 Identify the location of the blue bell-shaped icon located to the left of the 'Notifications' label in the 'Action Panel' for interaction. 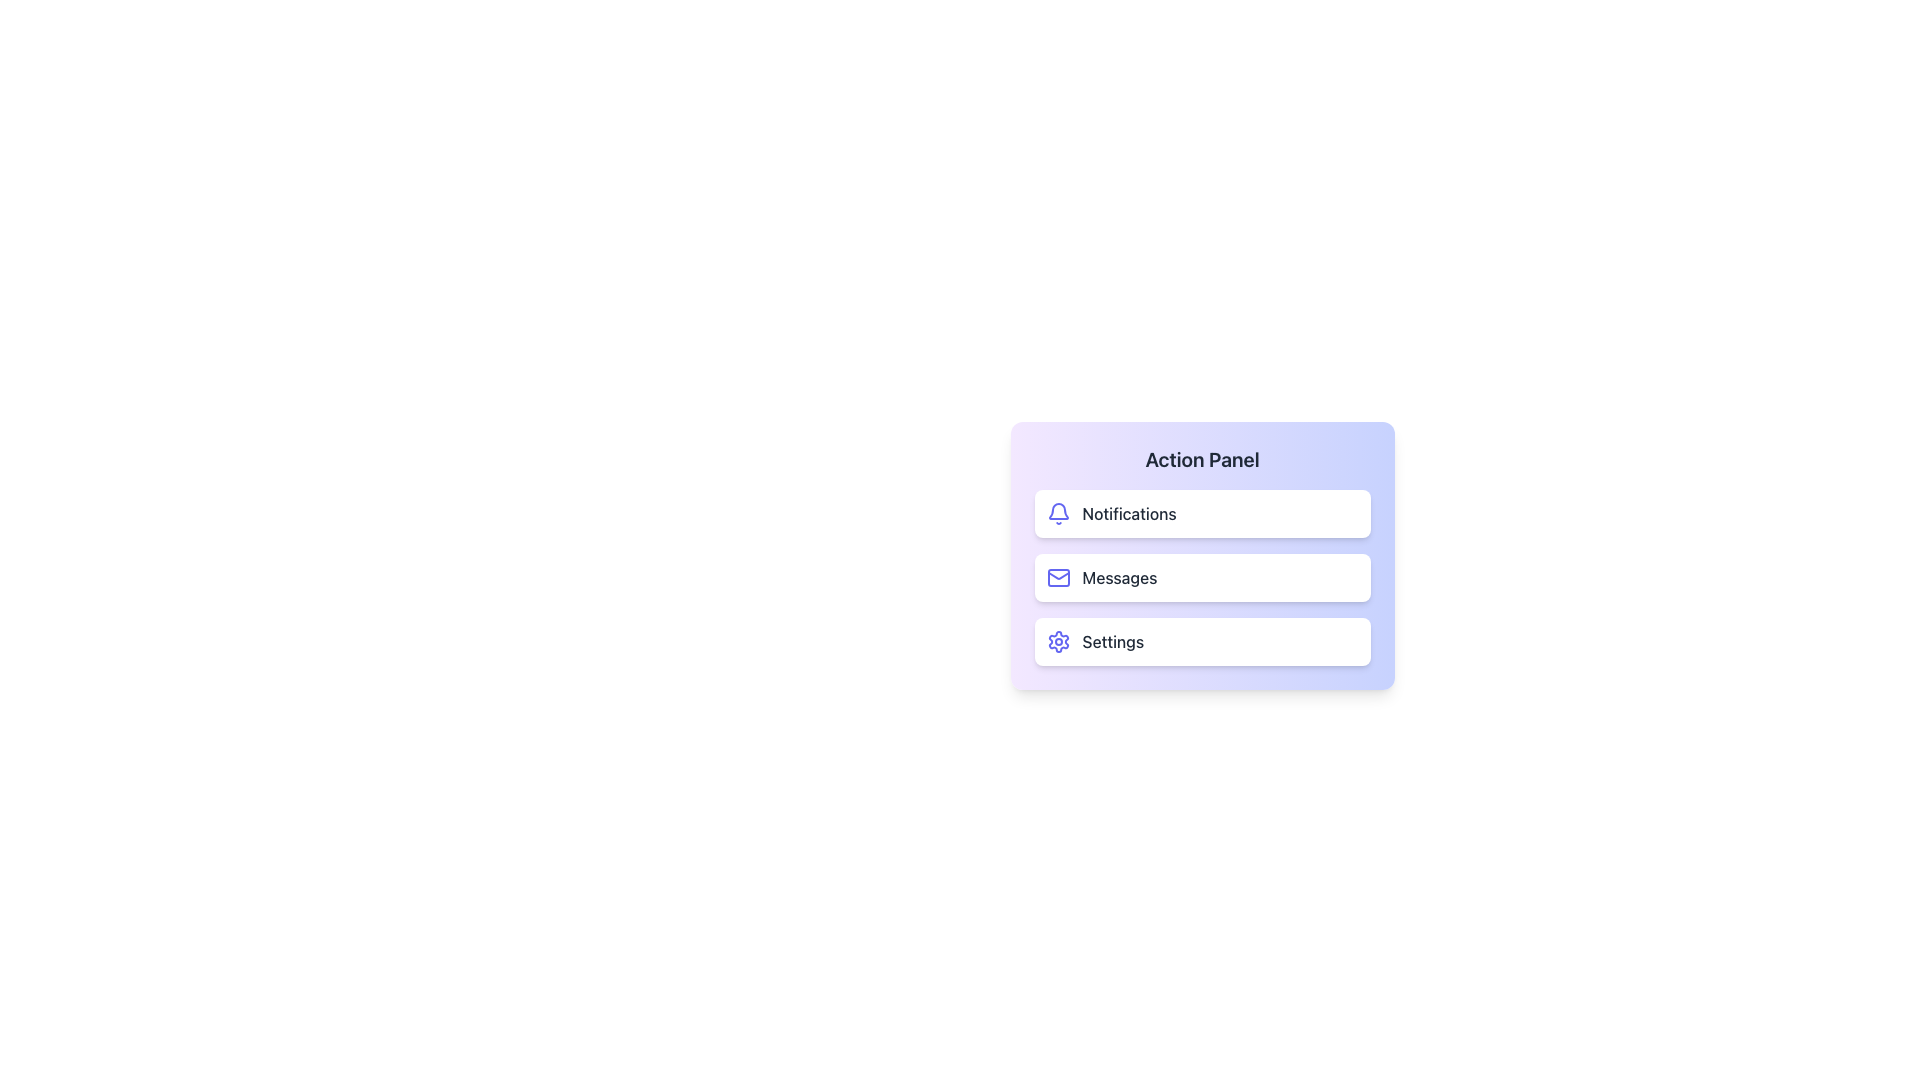
(1056, 509).